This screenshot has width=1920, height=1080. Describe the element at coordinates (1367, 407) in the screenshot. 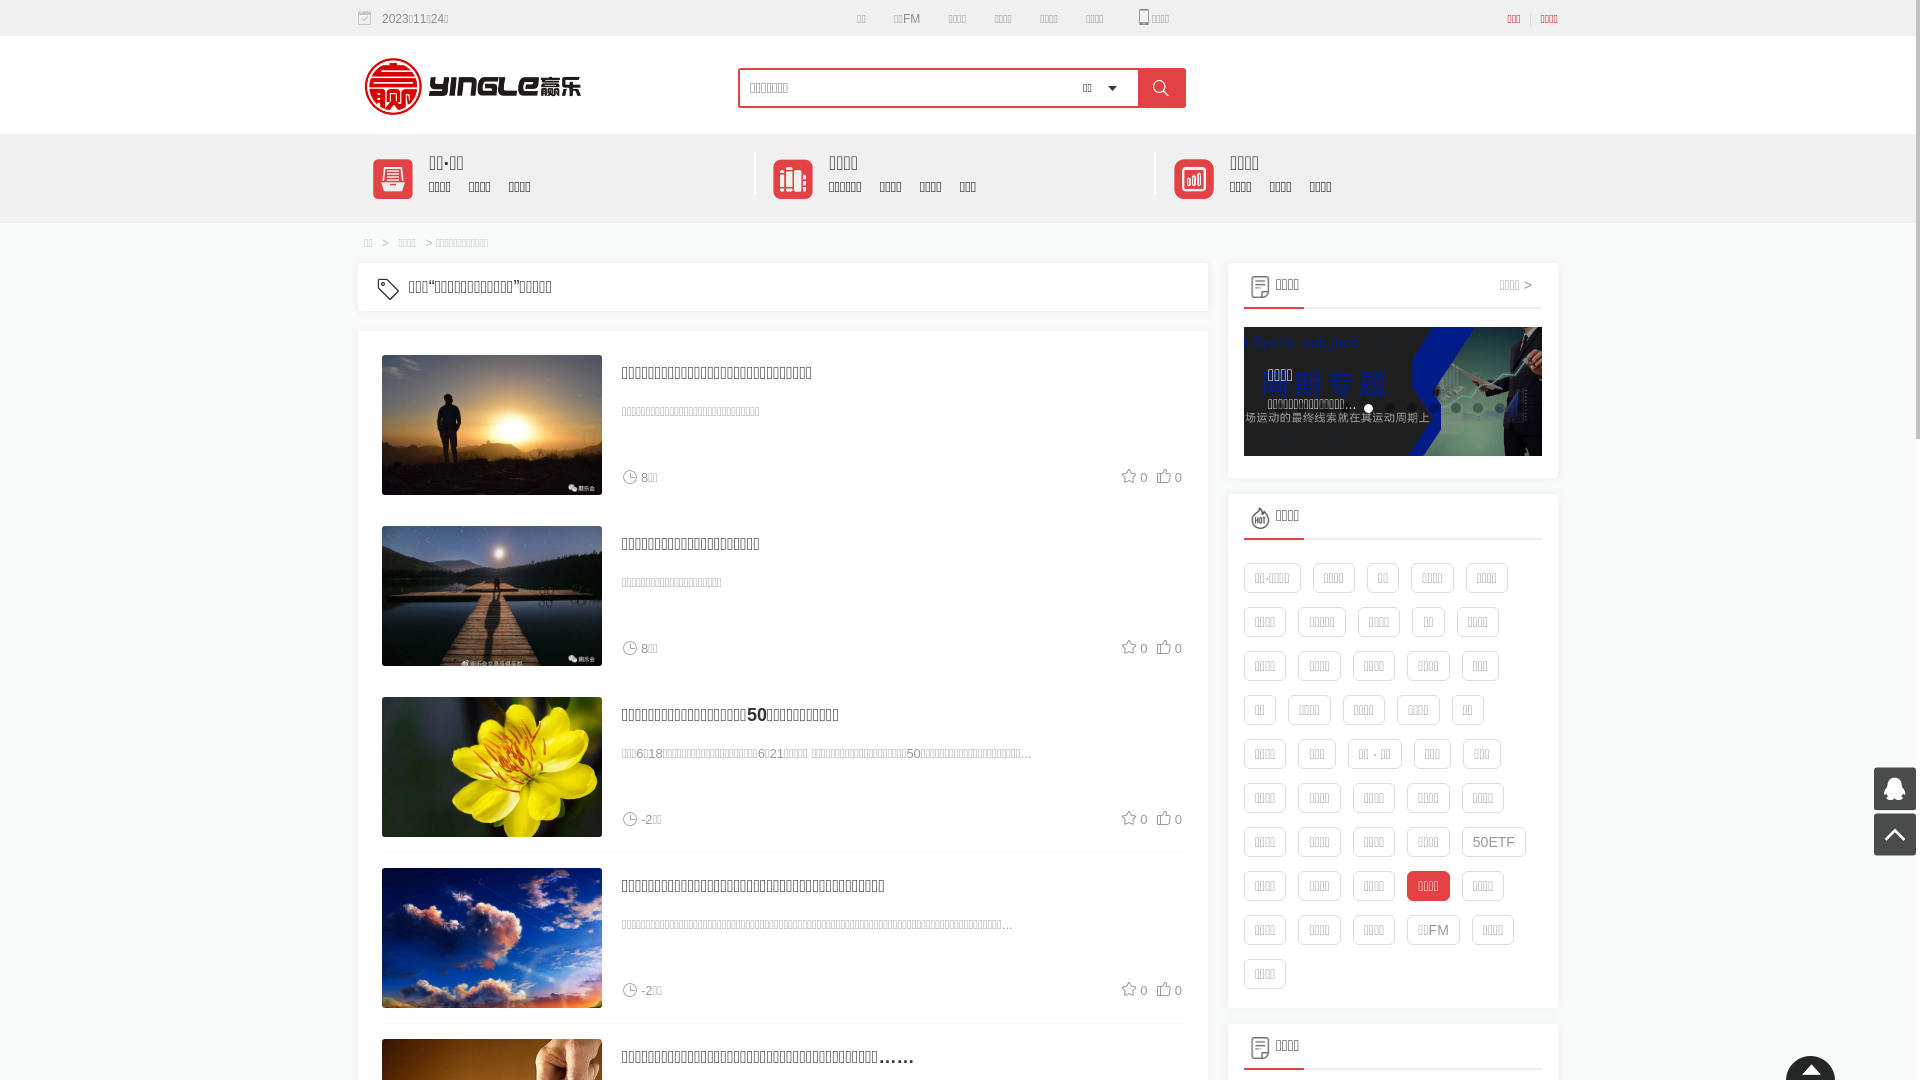

I see `'5'` at that location.